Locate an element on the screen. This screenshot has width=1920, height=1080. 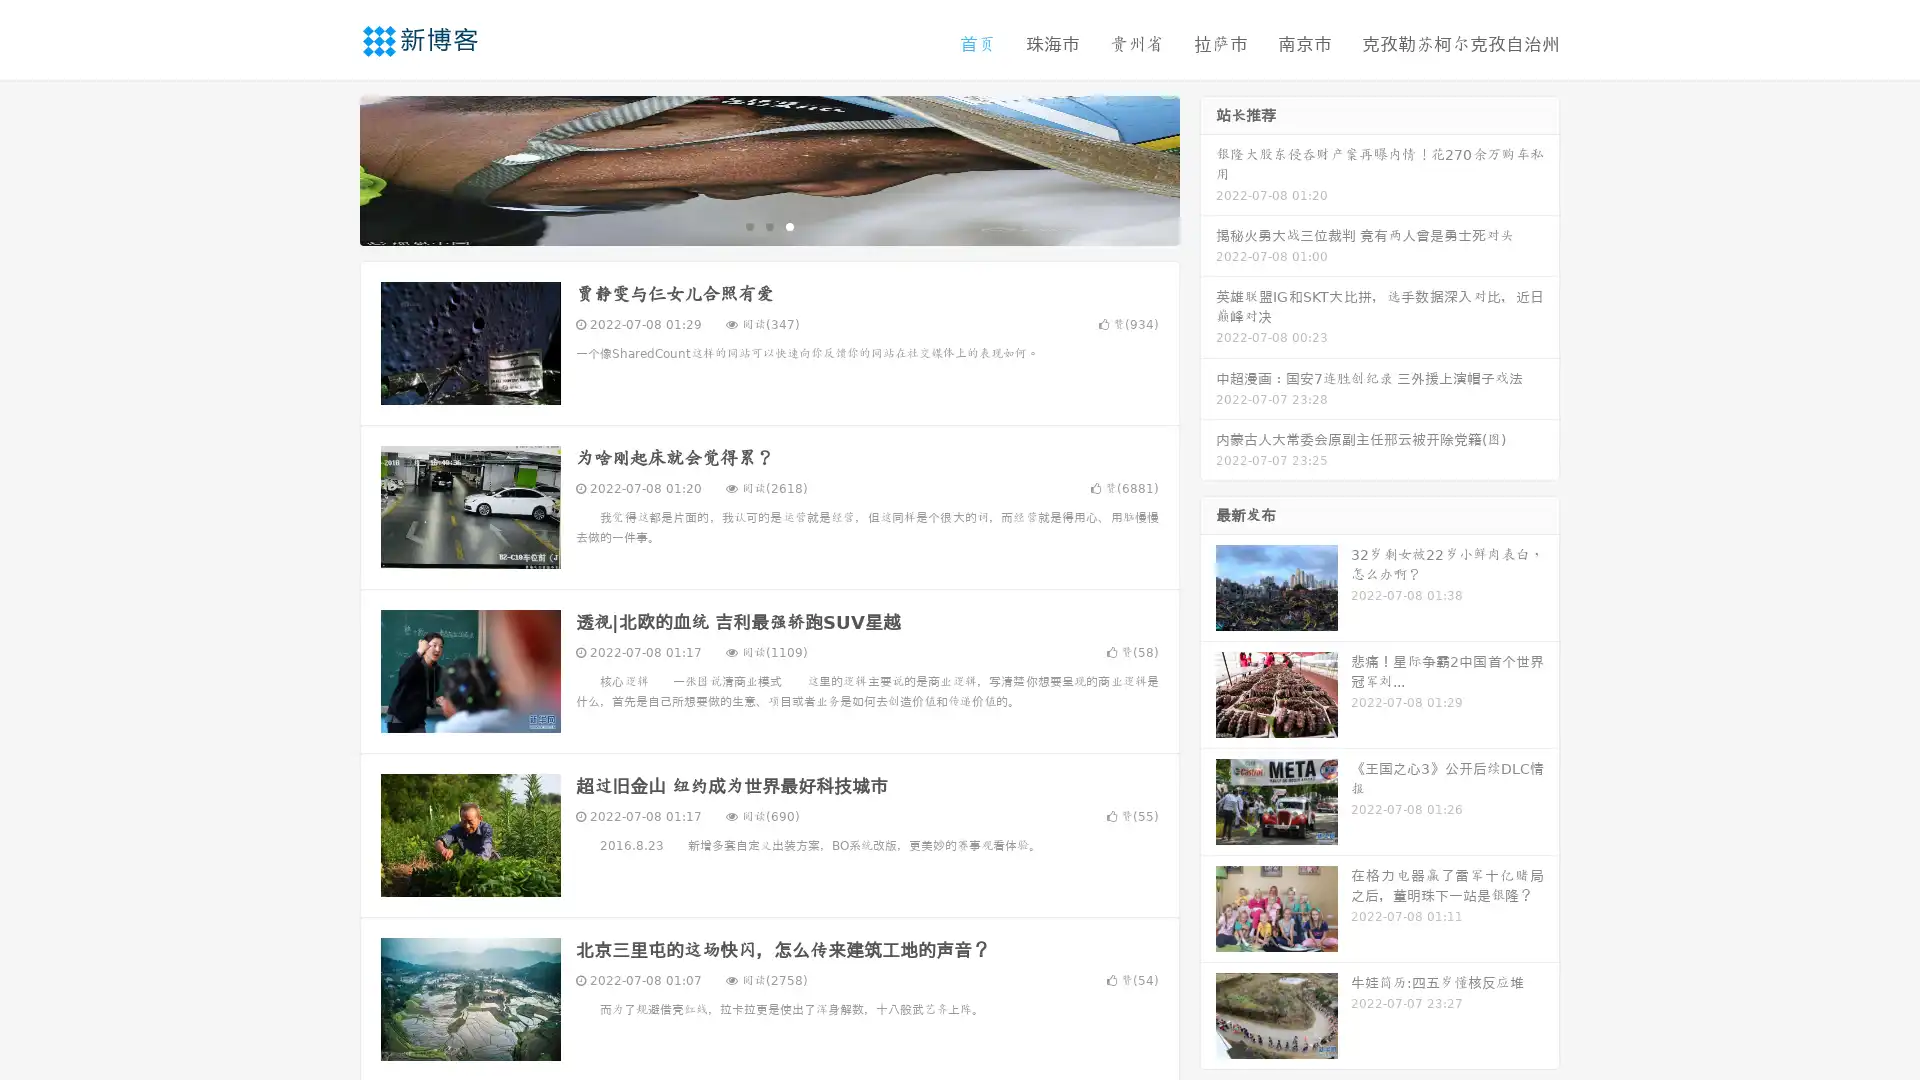
Previous slide is located at coordinates (330, 168).